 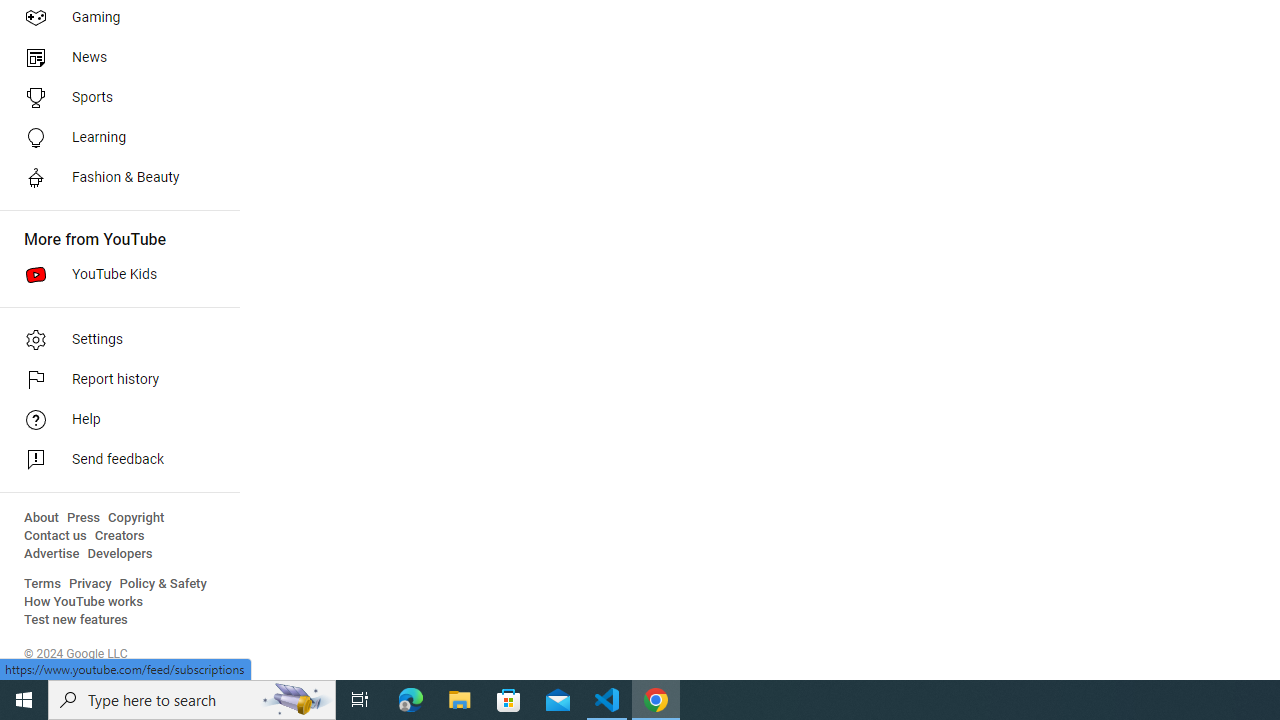 What do you see at coordinates (112, 56) in the screenshot?
I see `'News'` at bounding box center [112, 56].